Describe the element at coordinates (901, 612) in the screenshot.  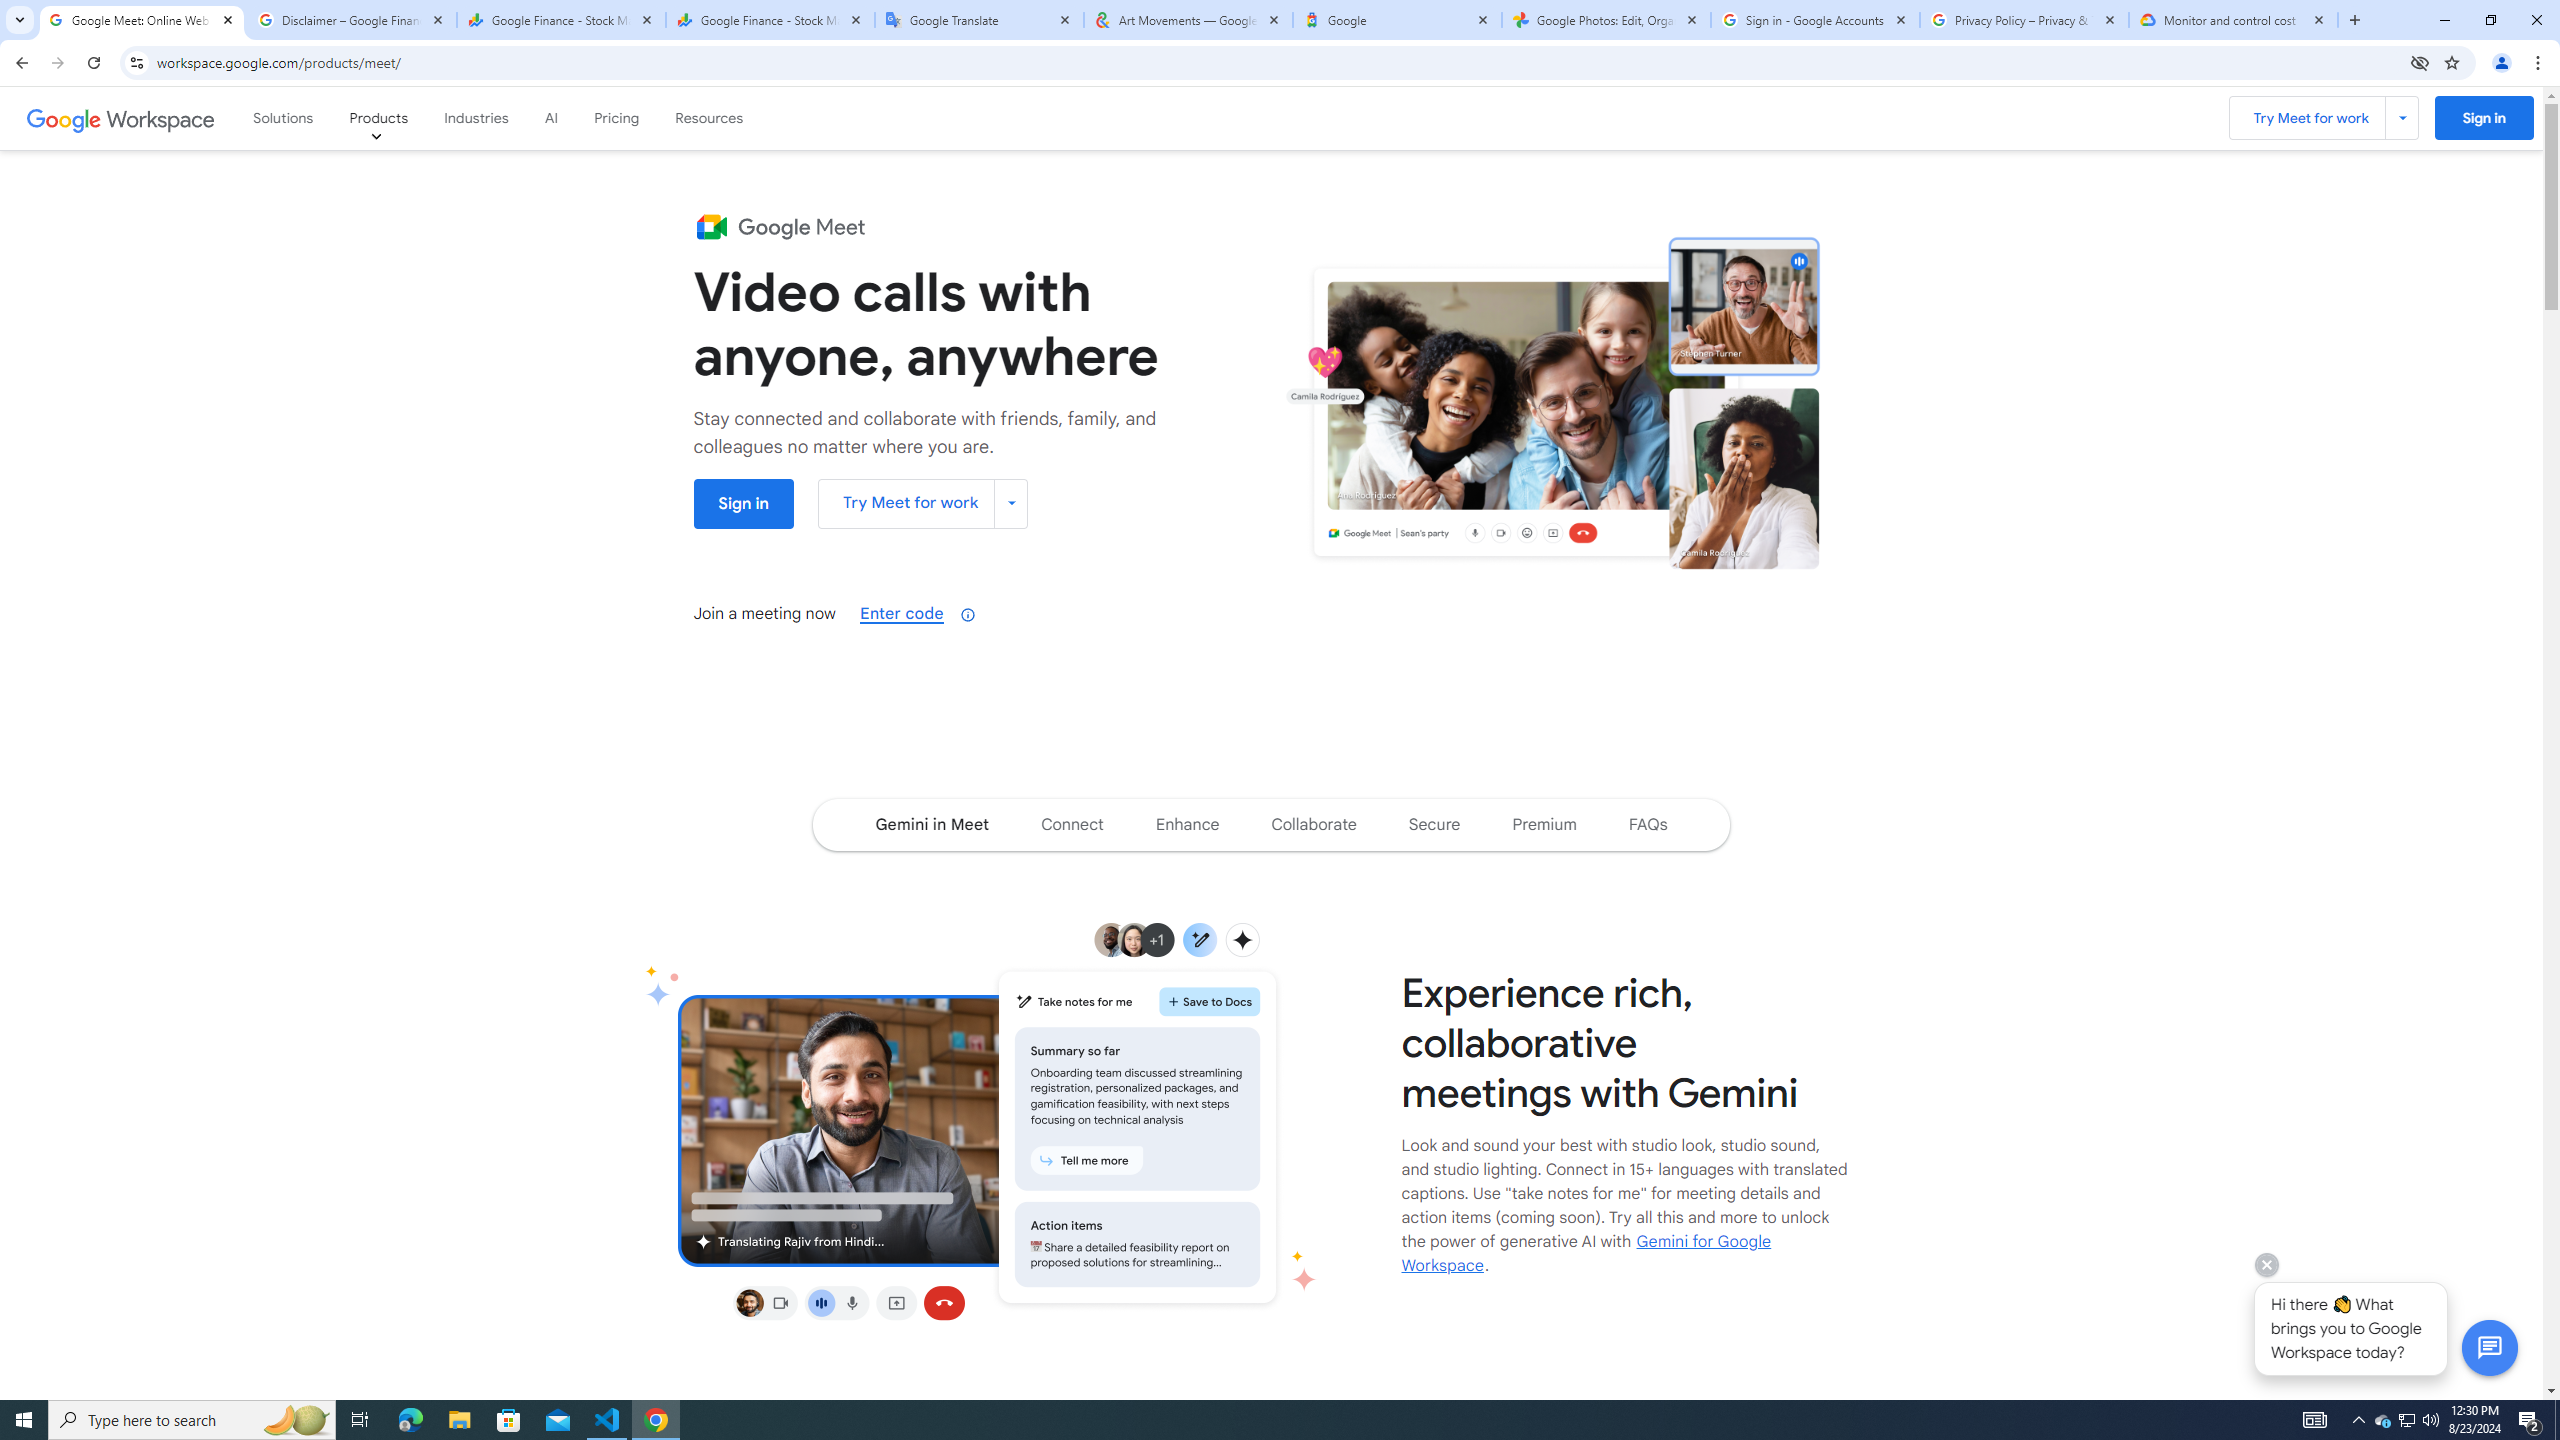
I see `'Enter code'` at that location.